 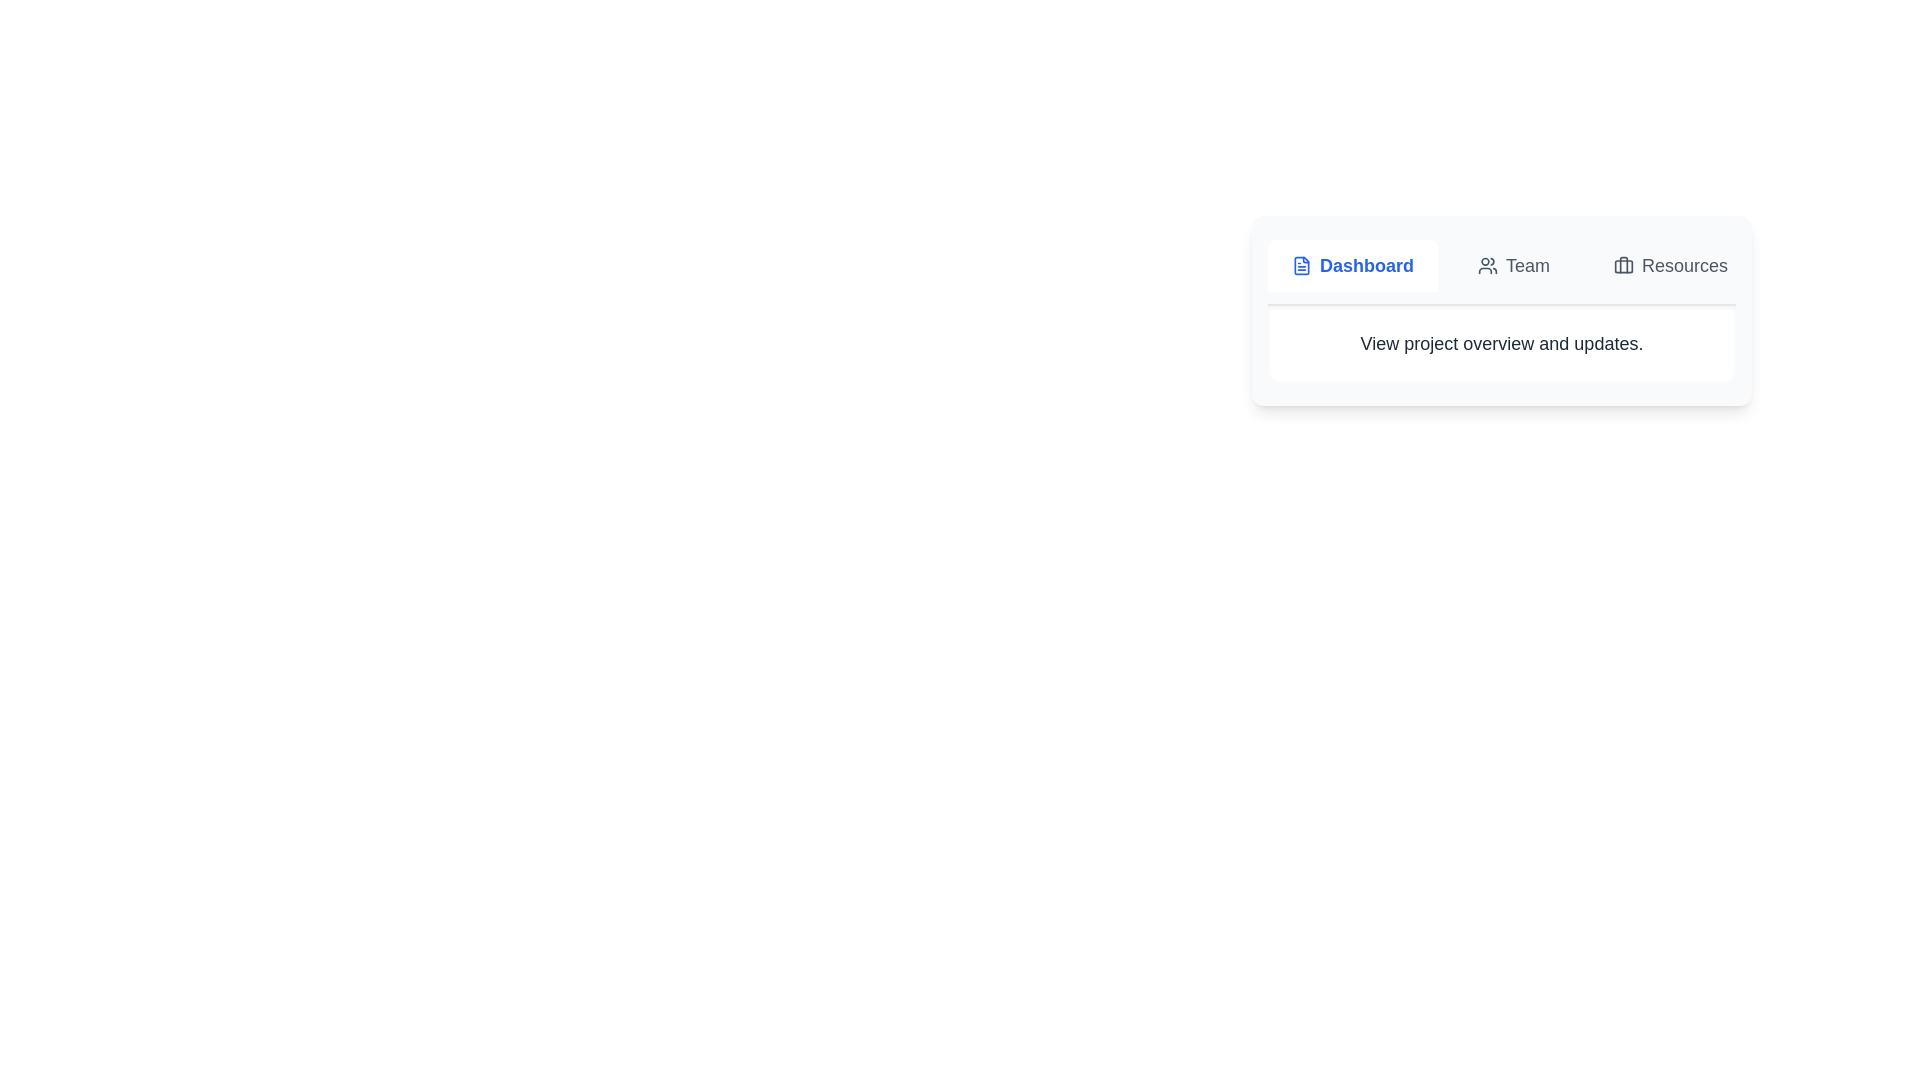 What do you see at coordinates (1514, 265) in the screenshot?
I see `the tab labeled 'Team' to activate it and observe the visual change` at bounding box center [1514, 265].